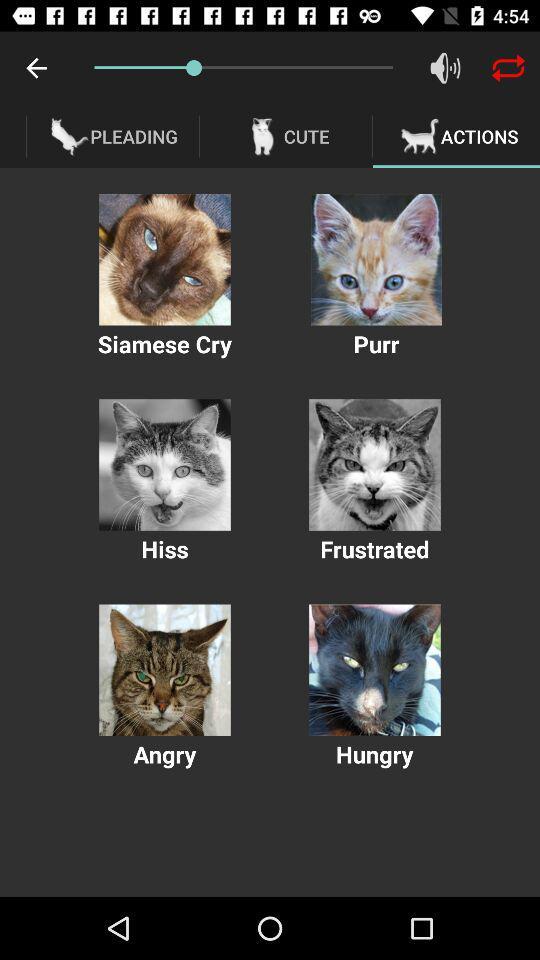 Image resolution: width=540 pixels, height=960 pixels. Describe the element at coordinates (376, 258) in the screenshot. I see `animal kind` at that location.